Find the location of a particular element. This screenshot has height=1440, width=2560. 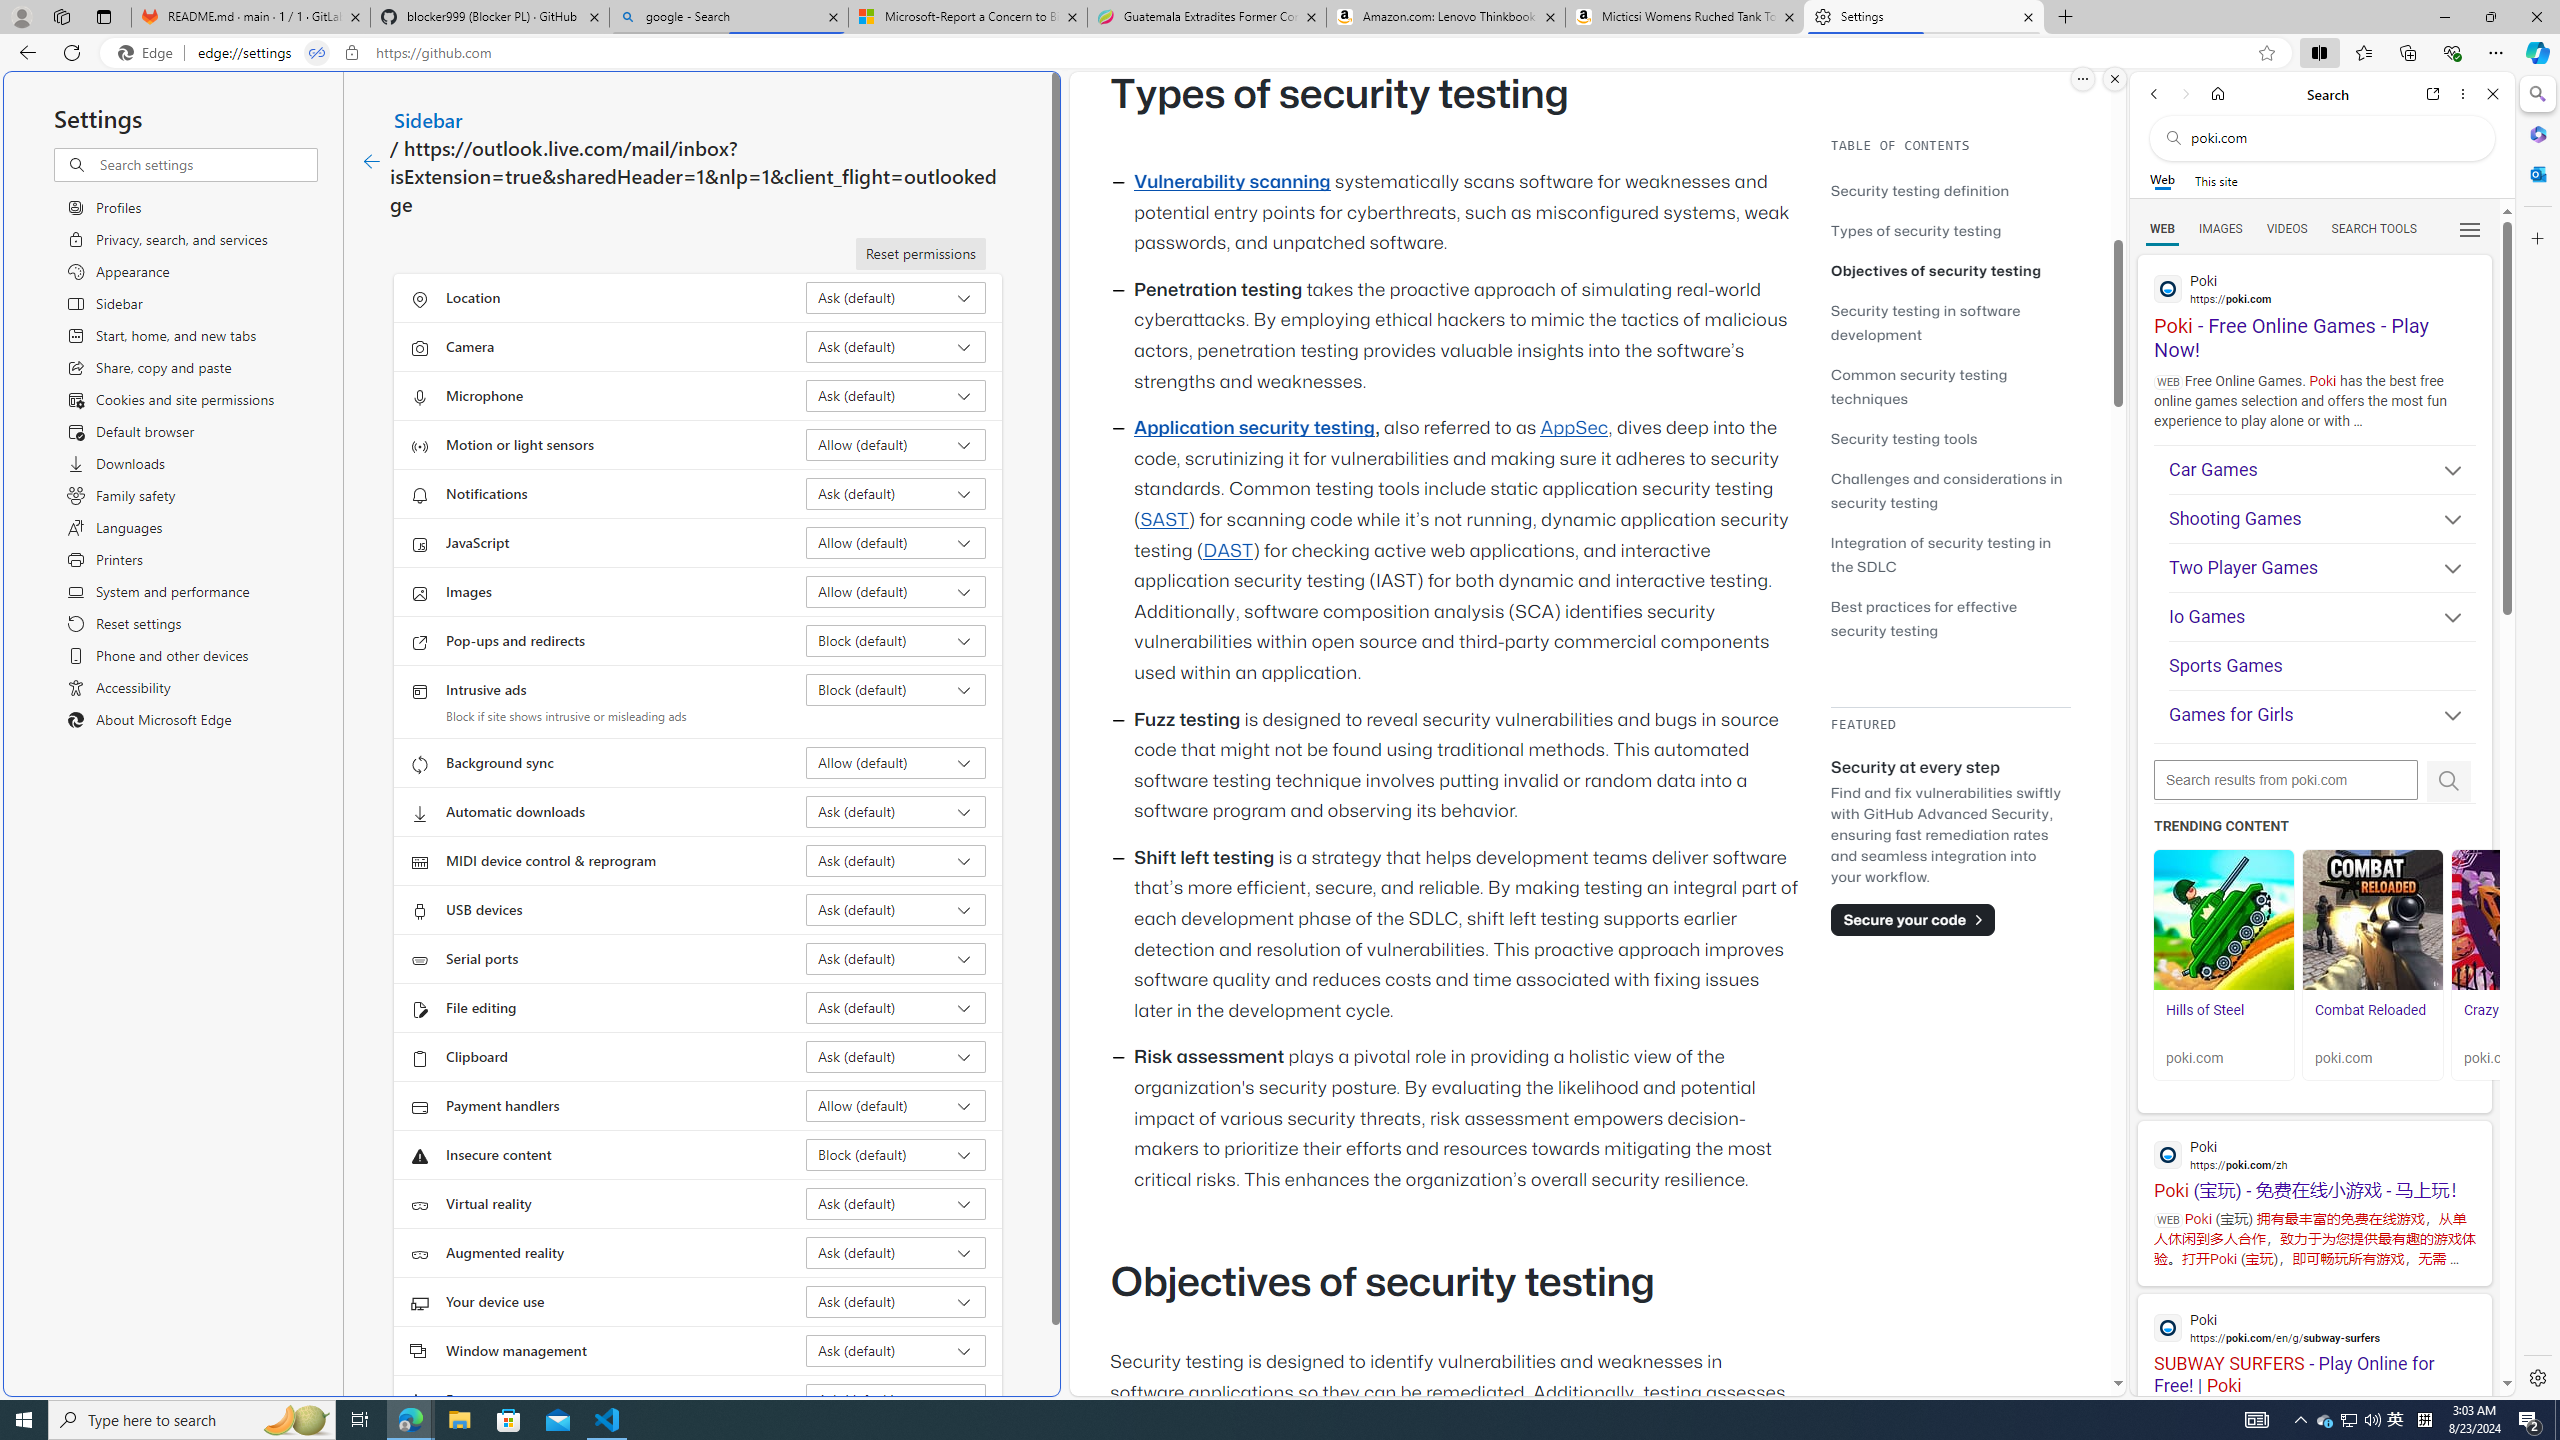

'Sports Games' is located at coordinates (2320, 666).